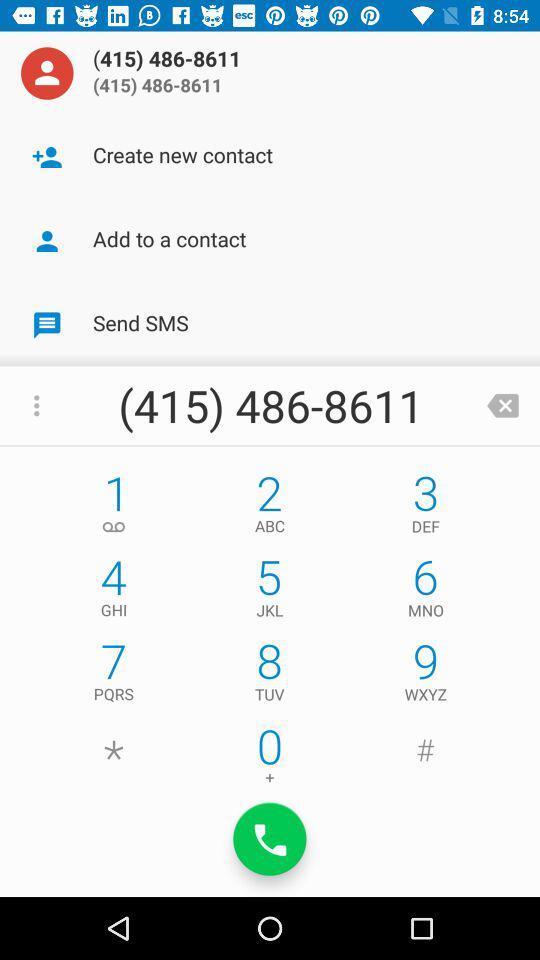 This screenshot has width=540, height=960. What do you see at coordinates (270, 839) in the screenshot?
I see `the app below the + app` at bounding box center [270, 839].